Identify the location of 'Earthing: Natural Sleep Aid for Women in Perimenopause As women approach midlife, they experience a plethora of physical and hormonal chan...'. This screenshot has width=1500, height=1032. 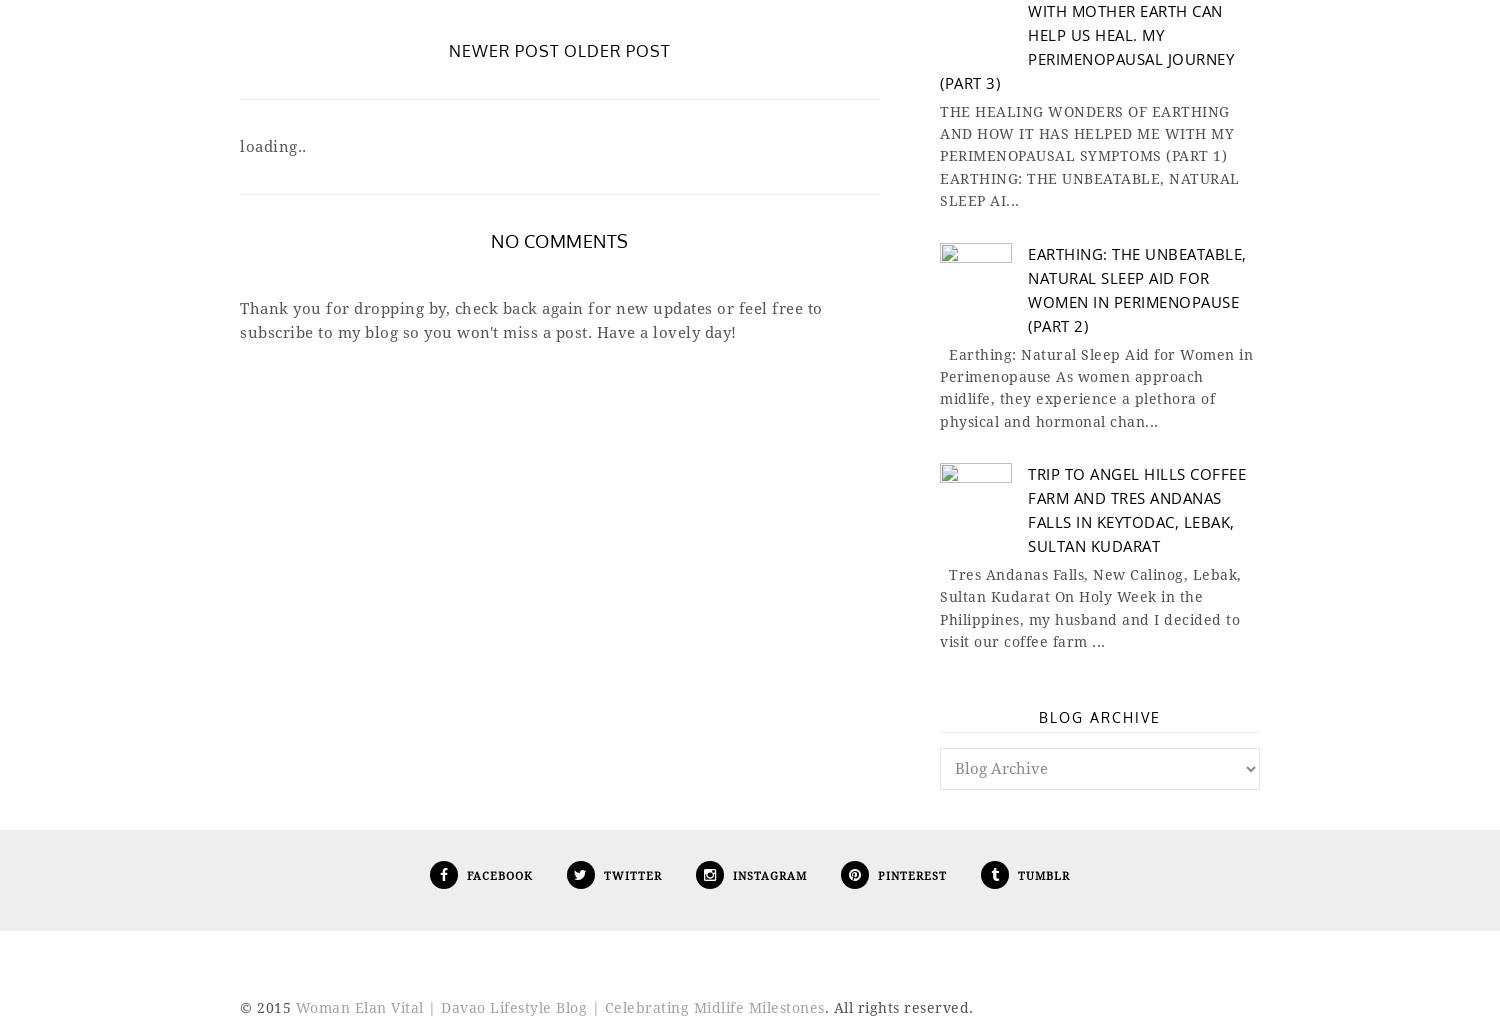
(1095, 387).